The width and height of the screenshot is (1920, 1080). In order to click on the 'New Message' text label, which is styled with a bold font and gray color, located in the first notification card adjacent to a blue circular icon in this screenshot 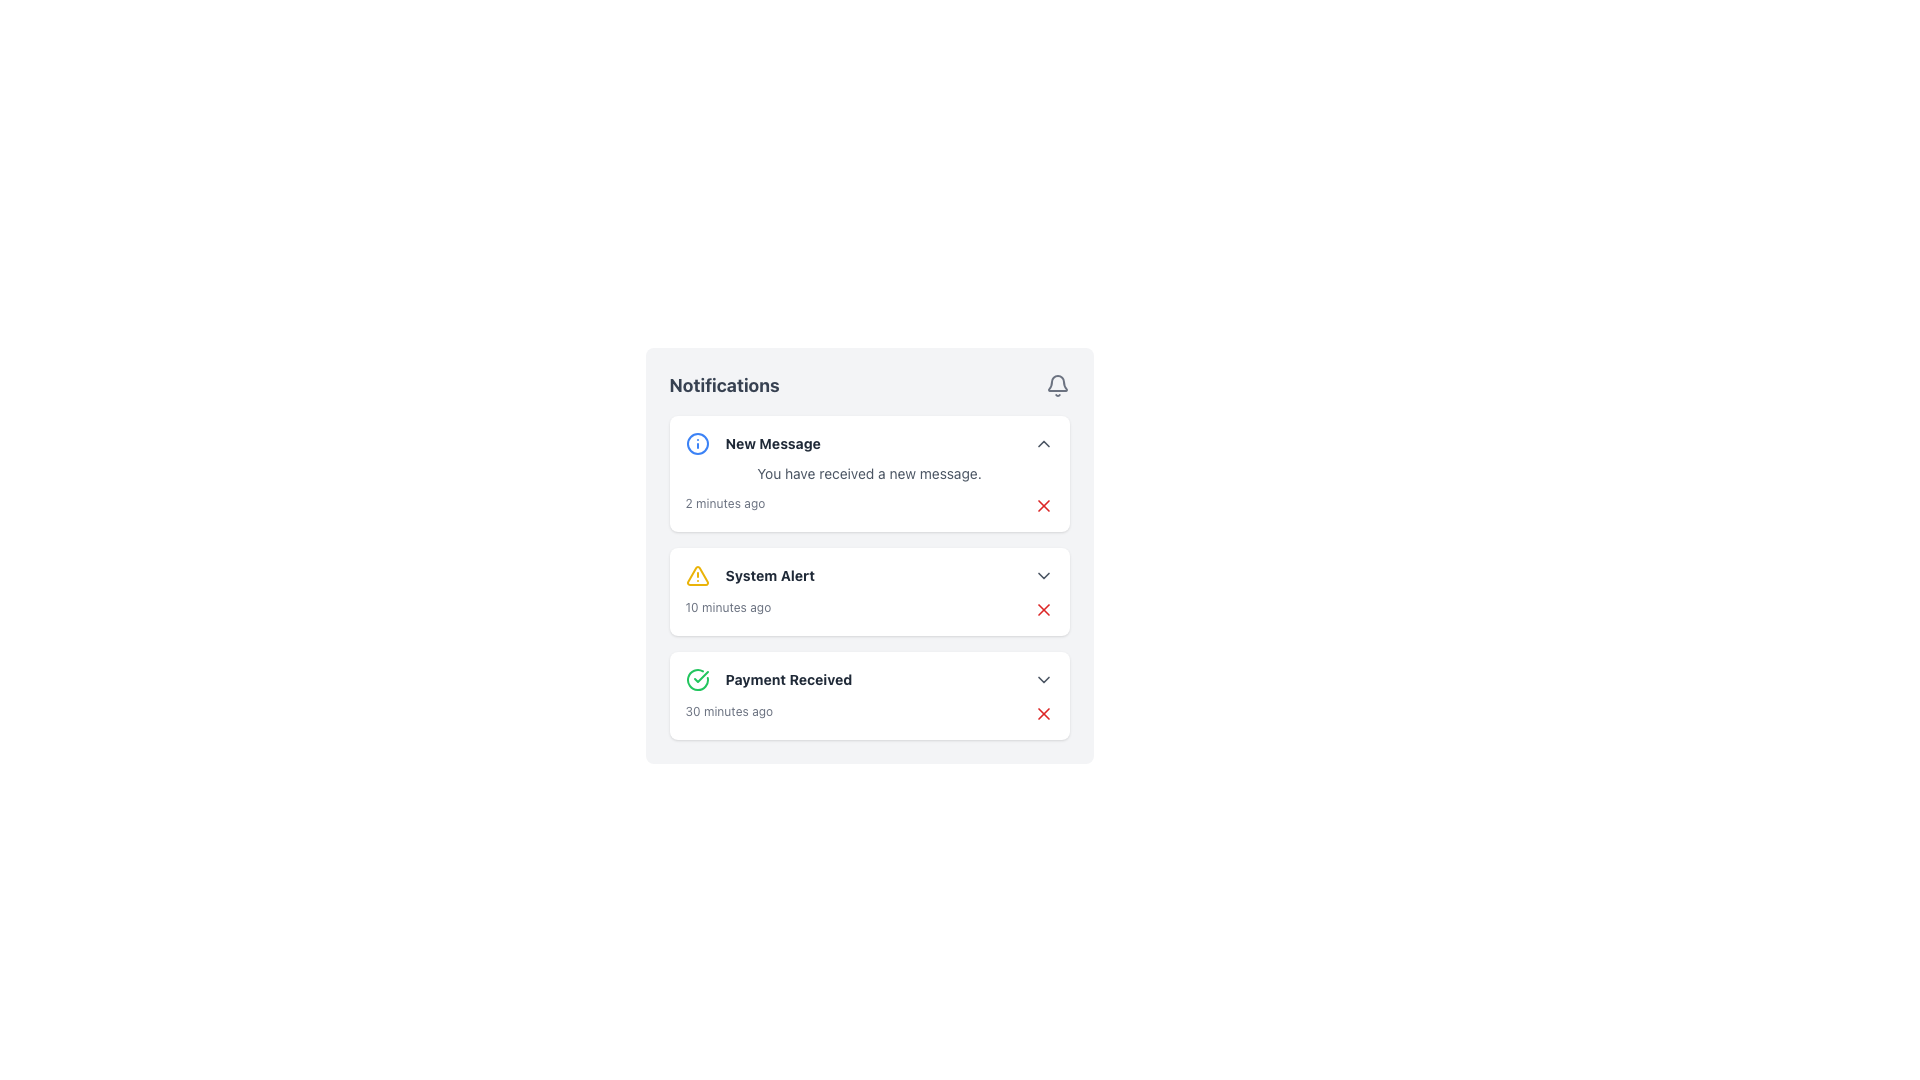, I will do `click(772, 442)`.